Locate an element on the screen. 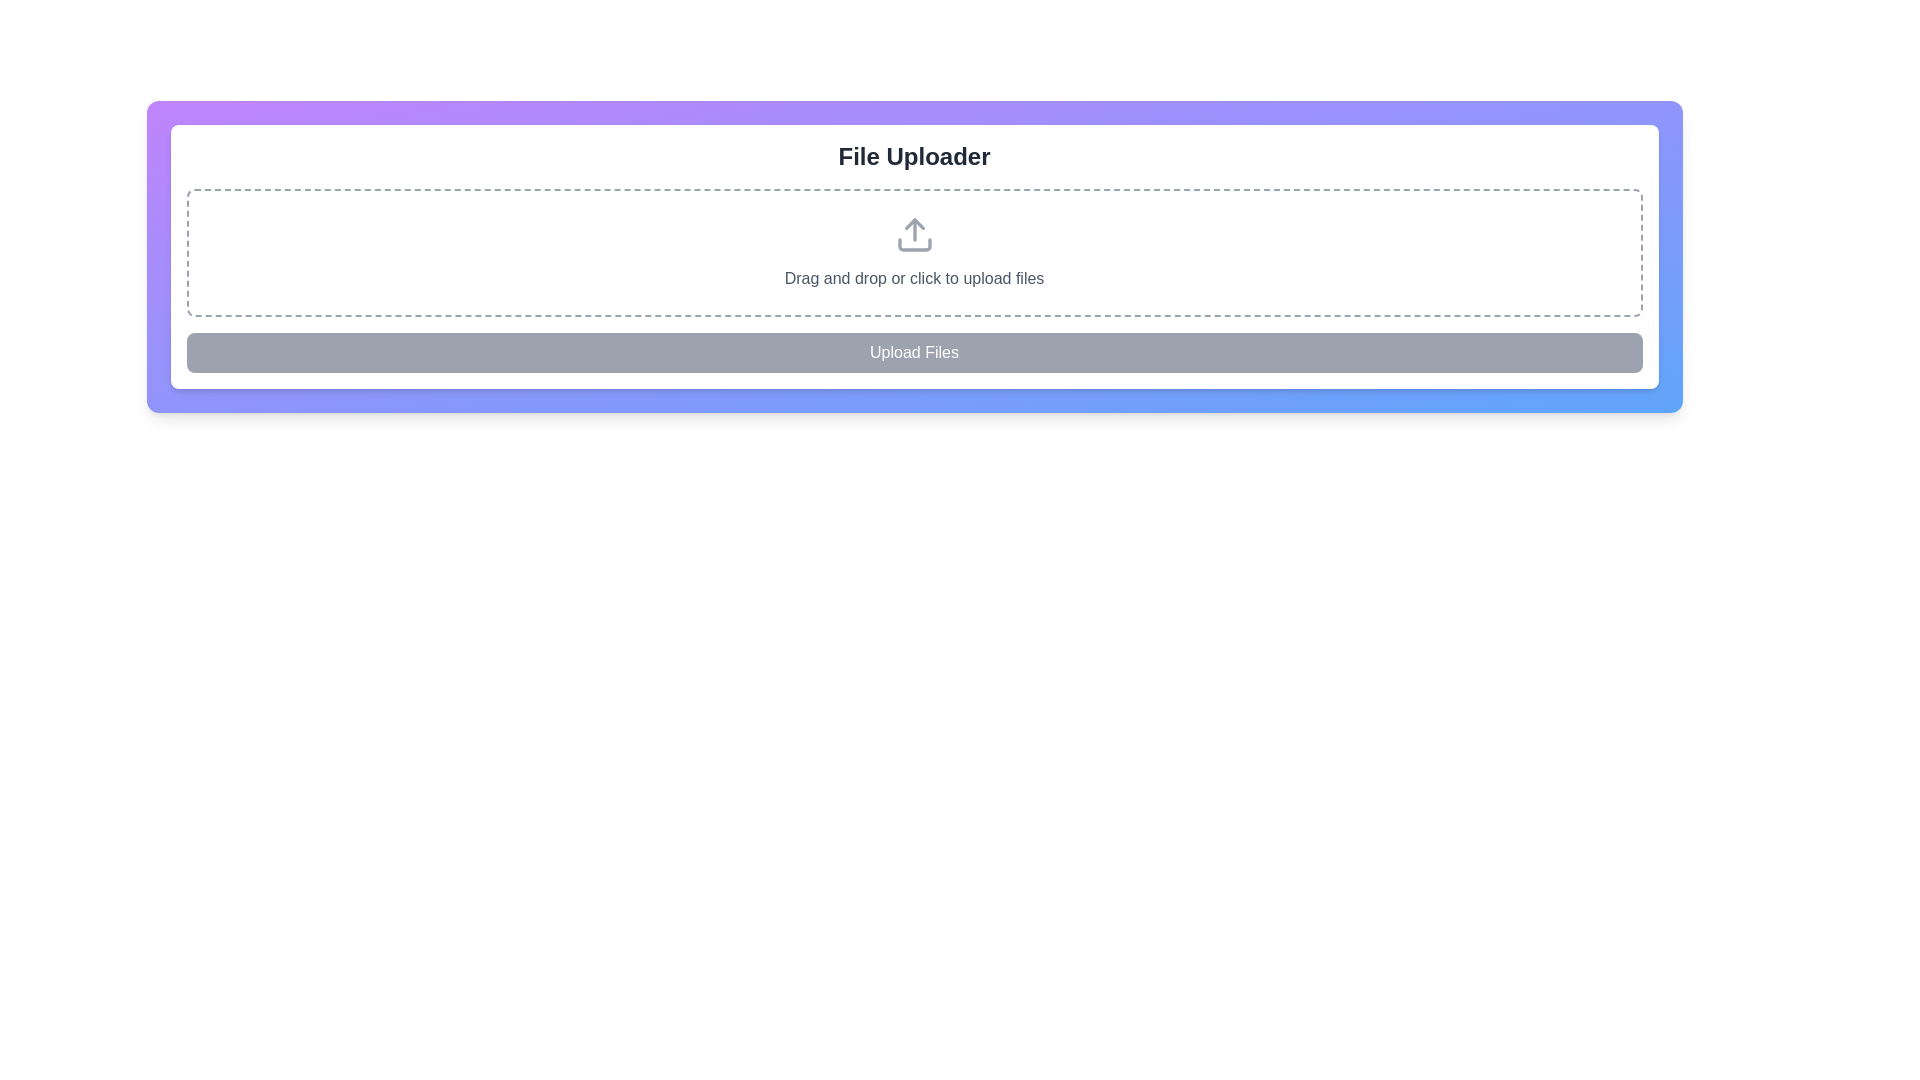 The height and width of the screenshot is (1080, 1920). the upload icon represented by an upward arrow above the text 'Drag and drop or click to upload files' is located at coordinates (913, 234).